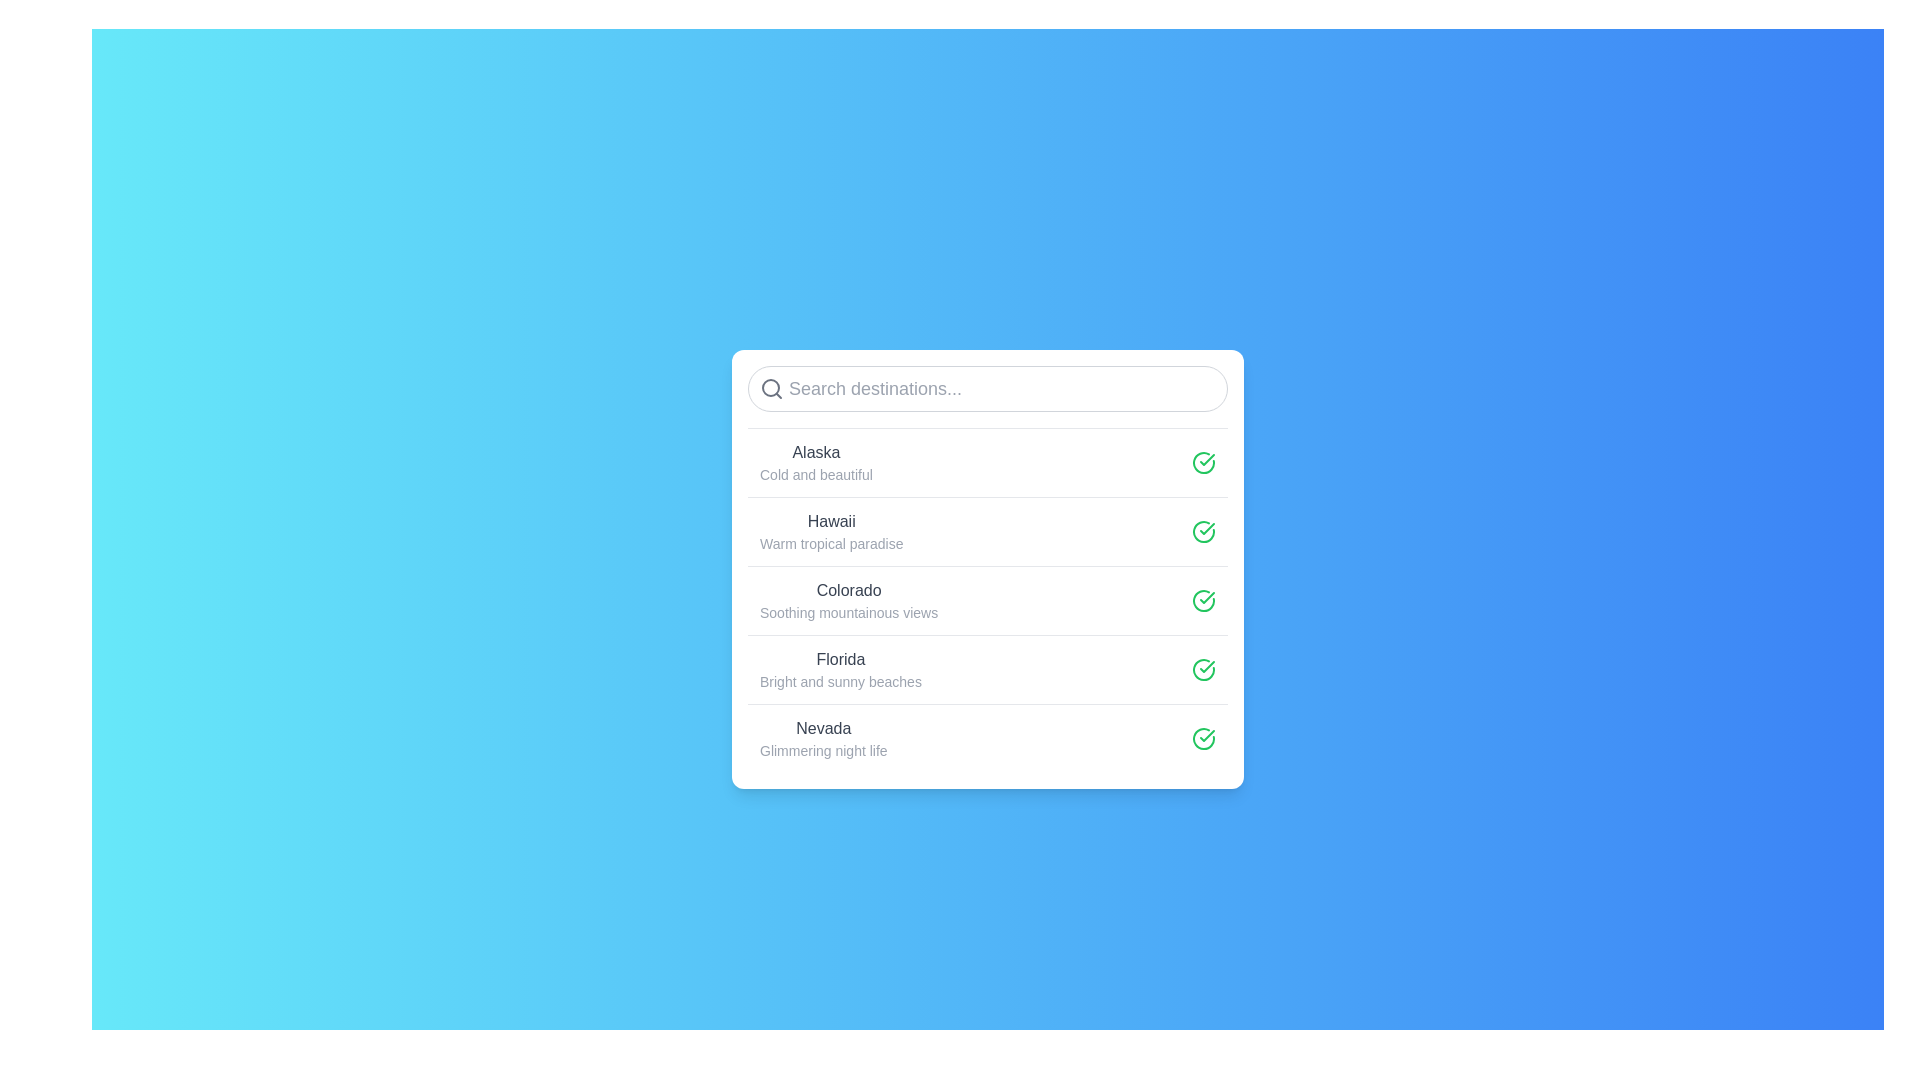  What do you see at coordinates (840, 680) in the screenshot?
I see `the text label providing additional descriptive information about 'Florida', which is positioned directly beneath the text 'Florida' in the destinations menu` at bounding box center [840, 680].